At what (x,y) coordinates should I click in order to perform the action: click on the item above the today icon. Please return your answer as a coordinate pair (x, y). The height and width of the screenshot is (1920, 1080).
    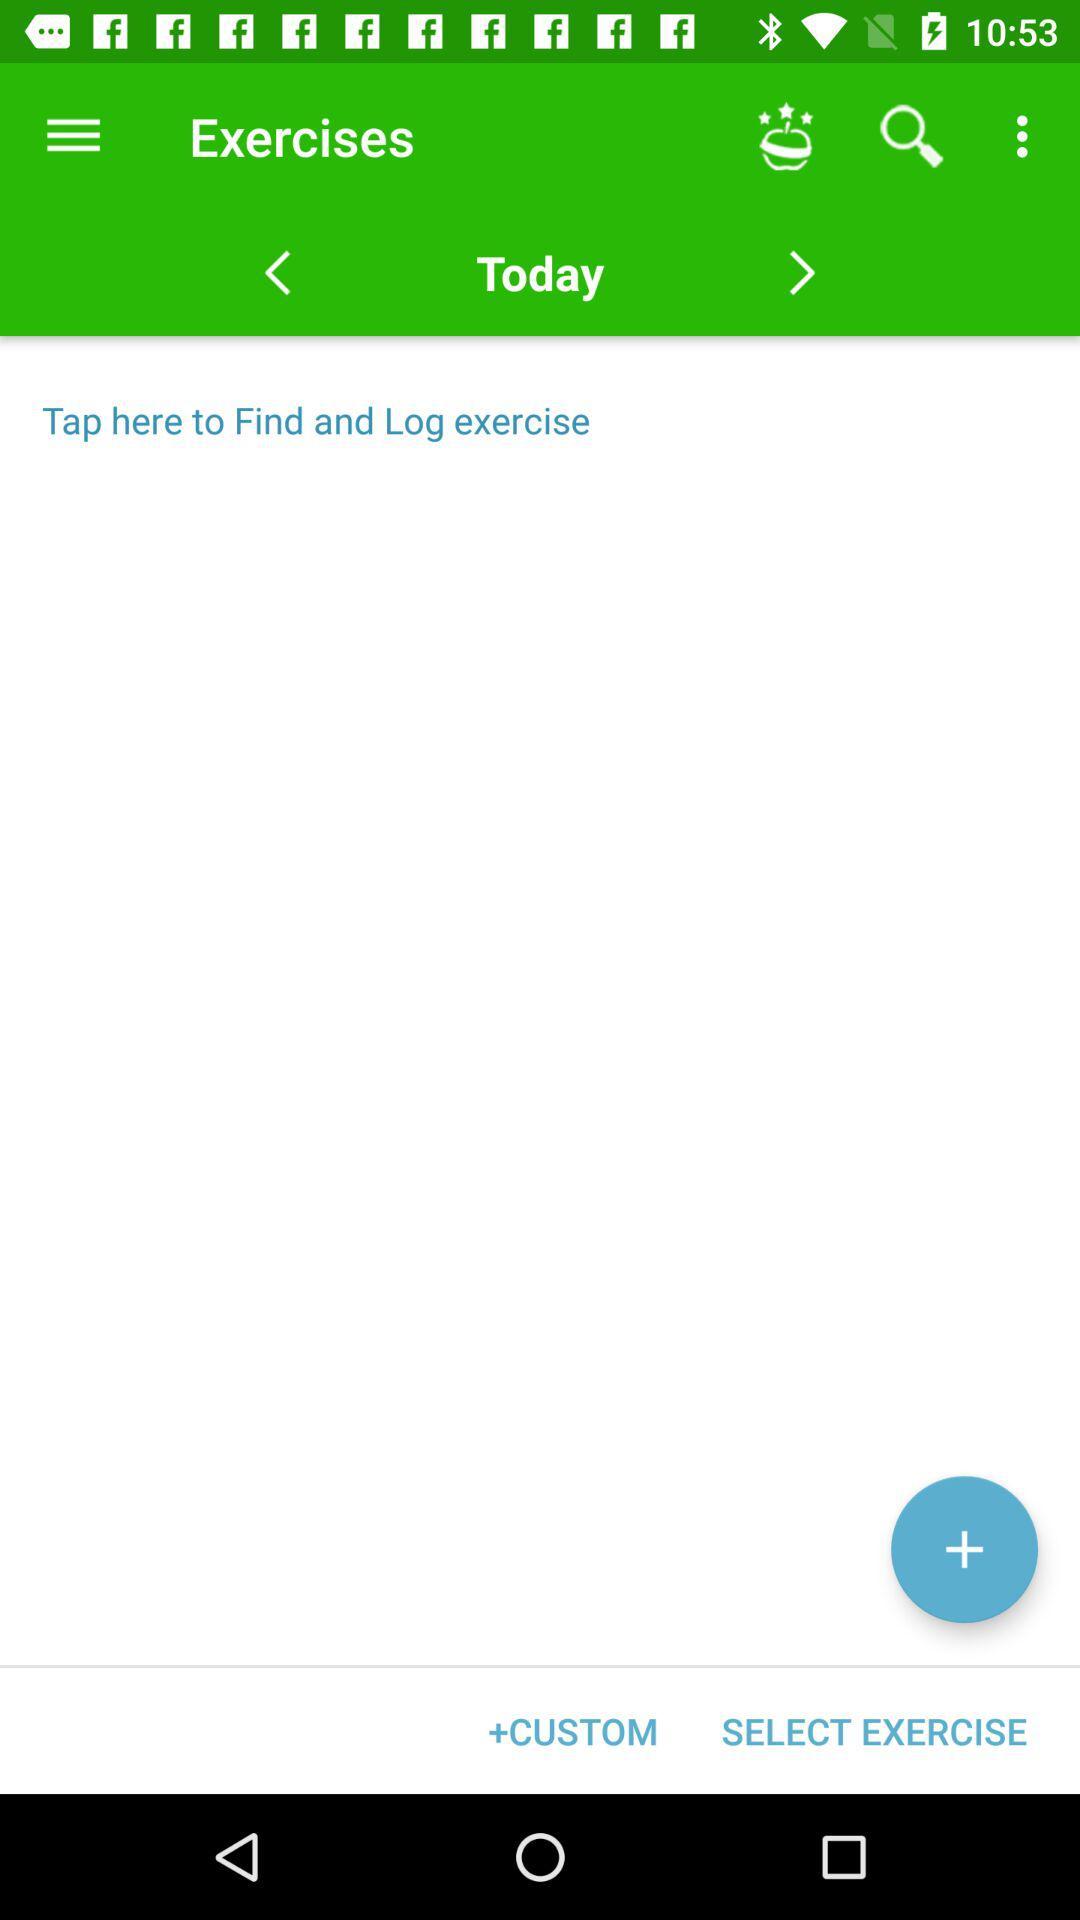
    Looking at the image, I should click on (785, 135).